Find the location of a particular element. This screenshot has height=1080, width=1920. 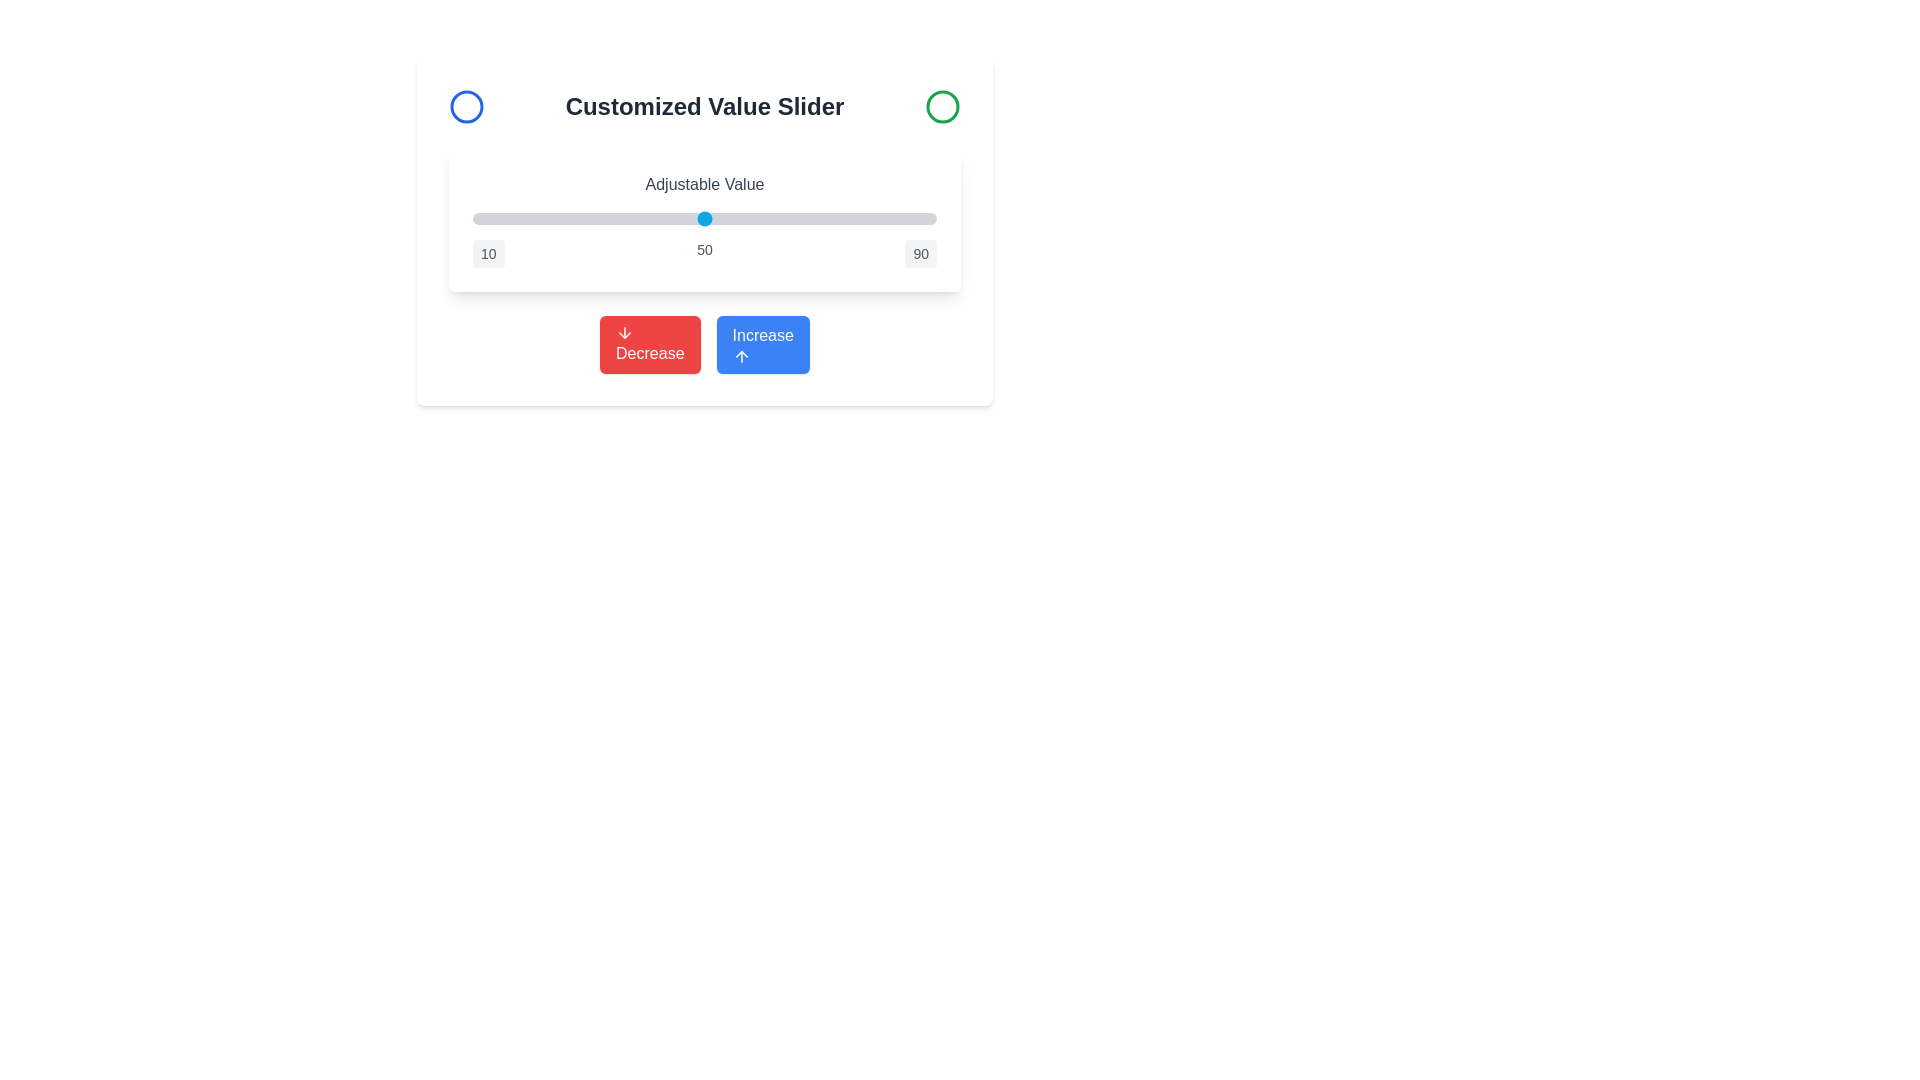

the slider value is located at coordinates (849, 219).